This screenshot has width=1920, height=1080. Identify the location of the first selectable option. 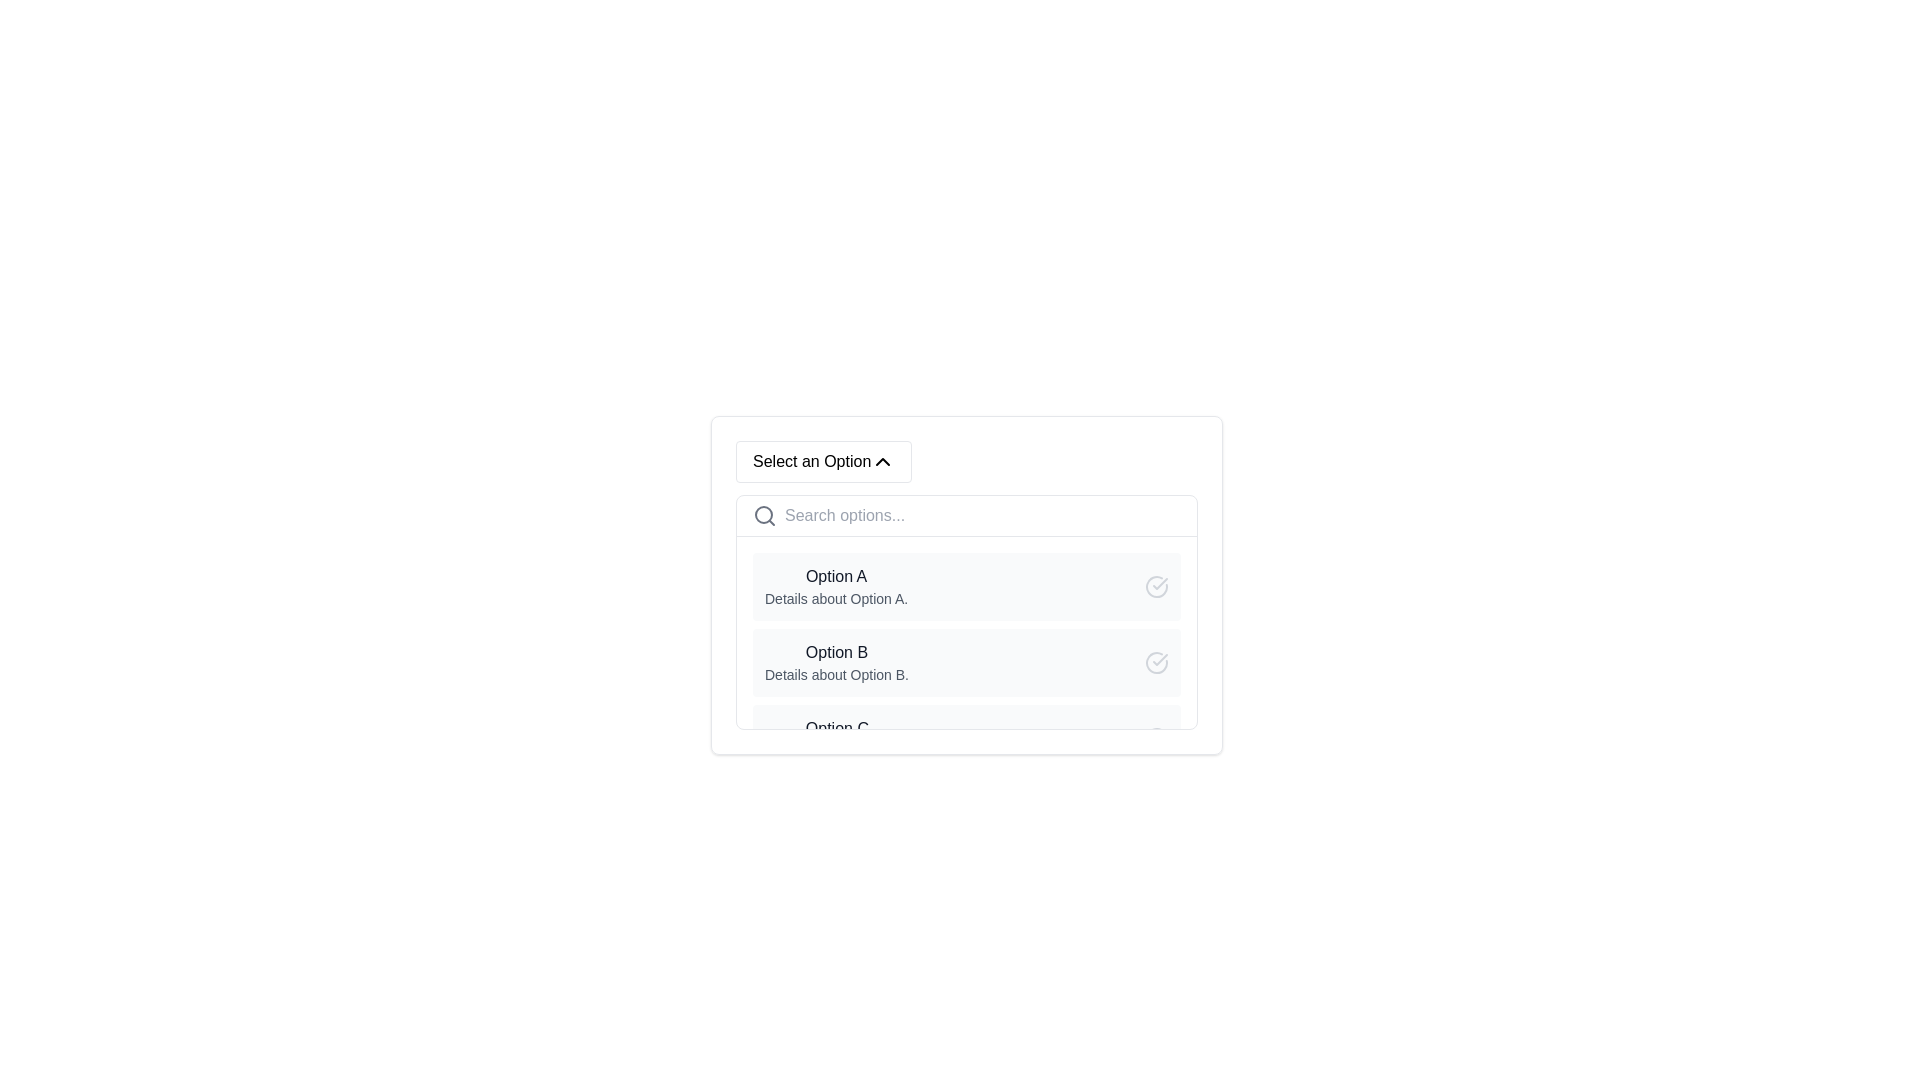
(966, 585).